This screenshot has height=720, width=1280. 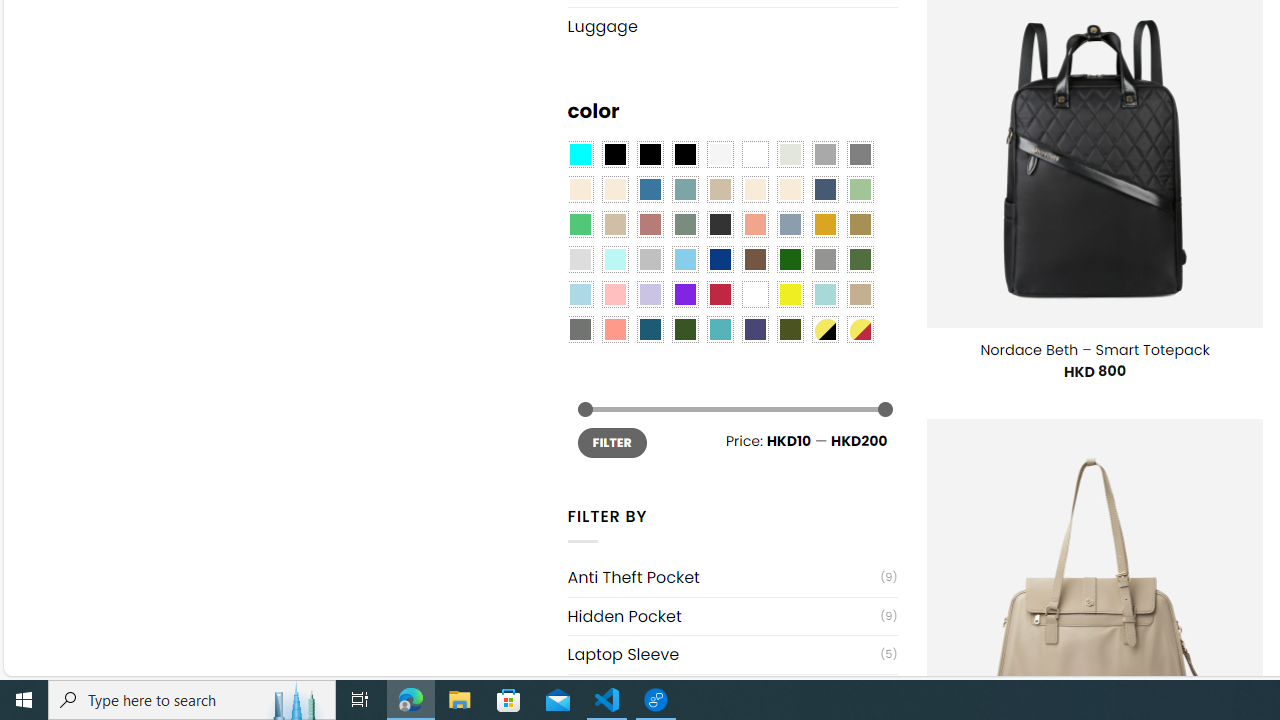 I want to click on 'Caramel', so click(x=754, y=190).